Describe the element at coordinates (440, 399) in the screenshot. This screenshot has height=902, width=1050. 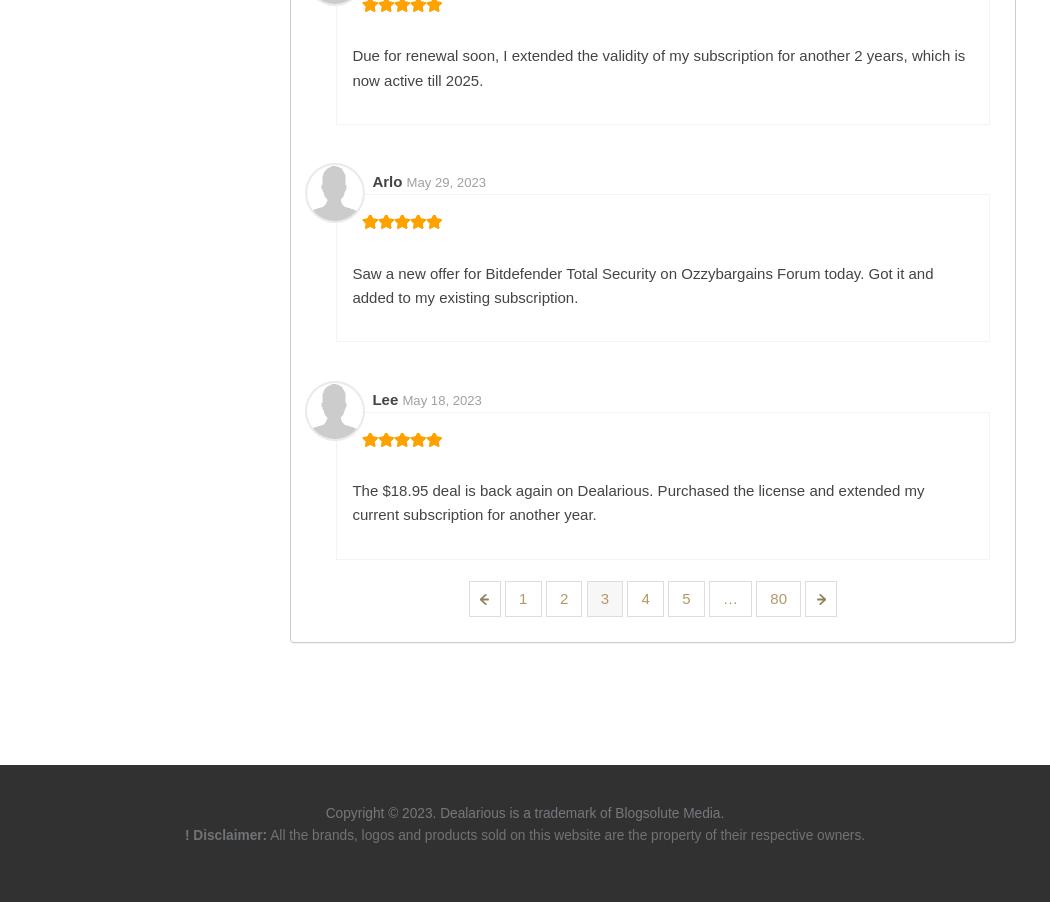
I see `'May 18, 2023'` at that location.